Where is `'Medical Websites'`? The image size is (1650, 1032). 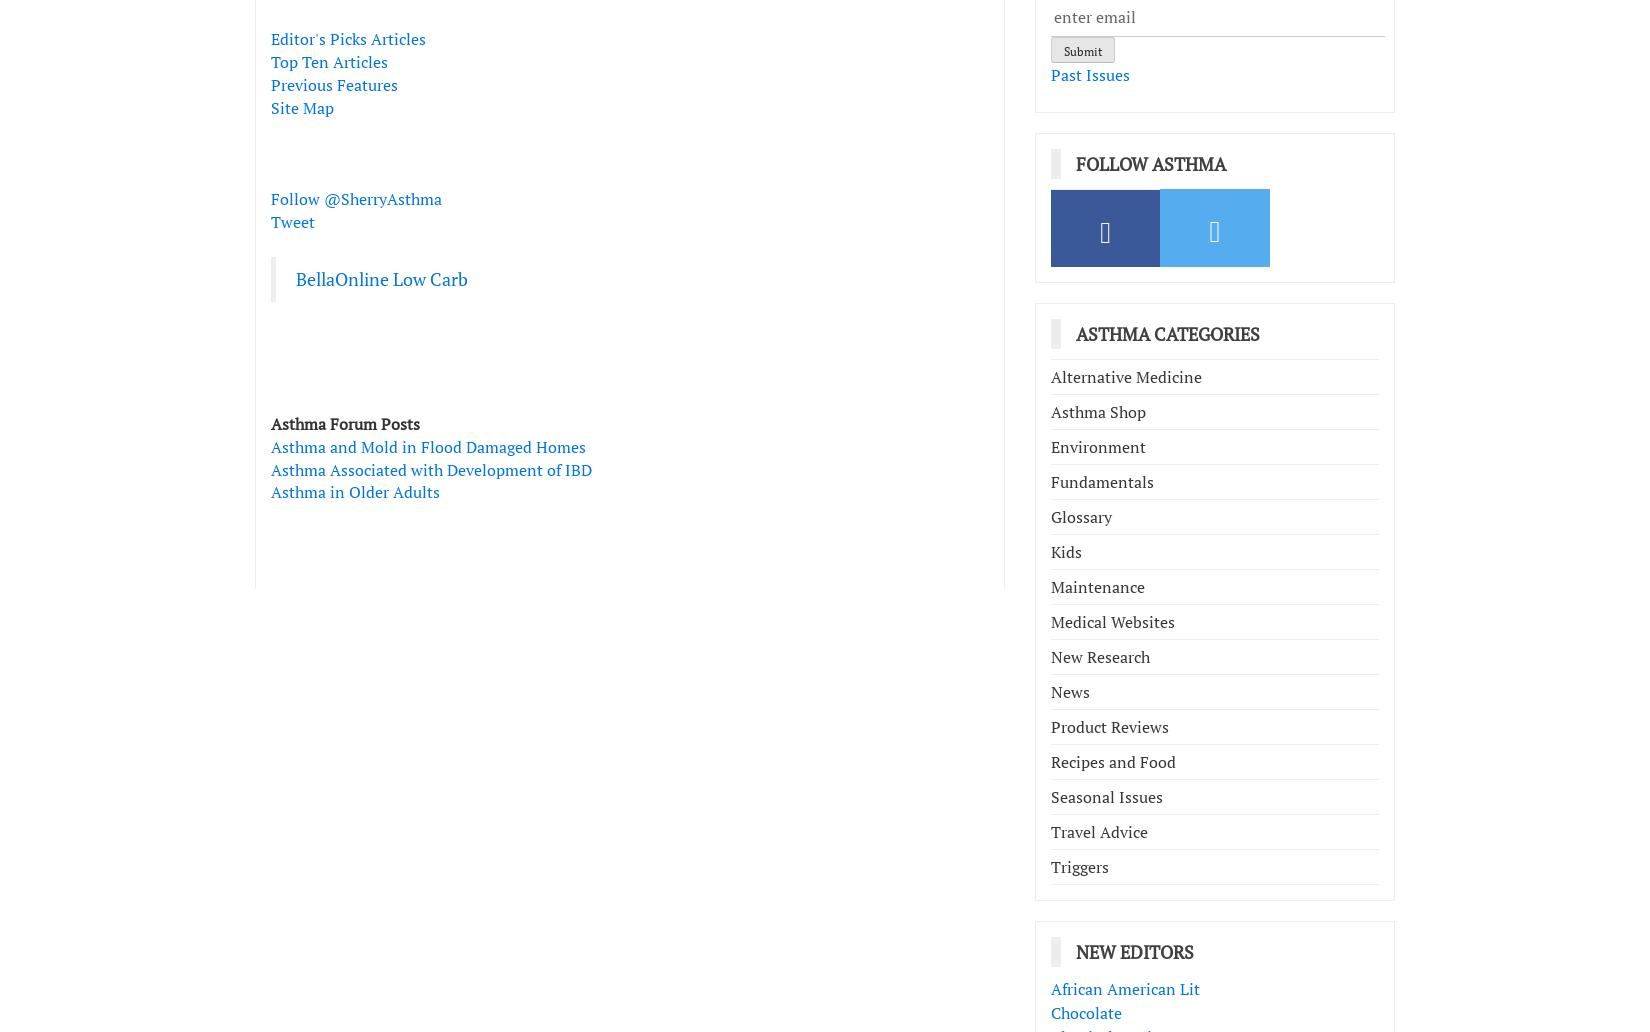
'Medical Websites' is located at coordinates (1112, 621).